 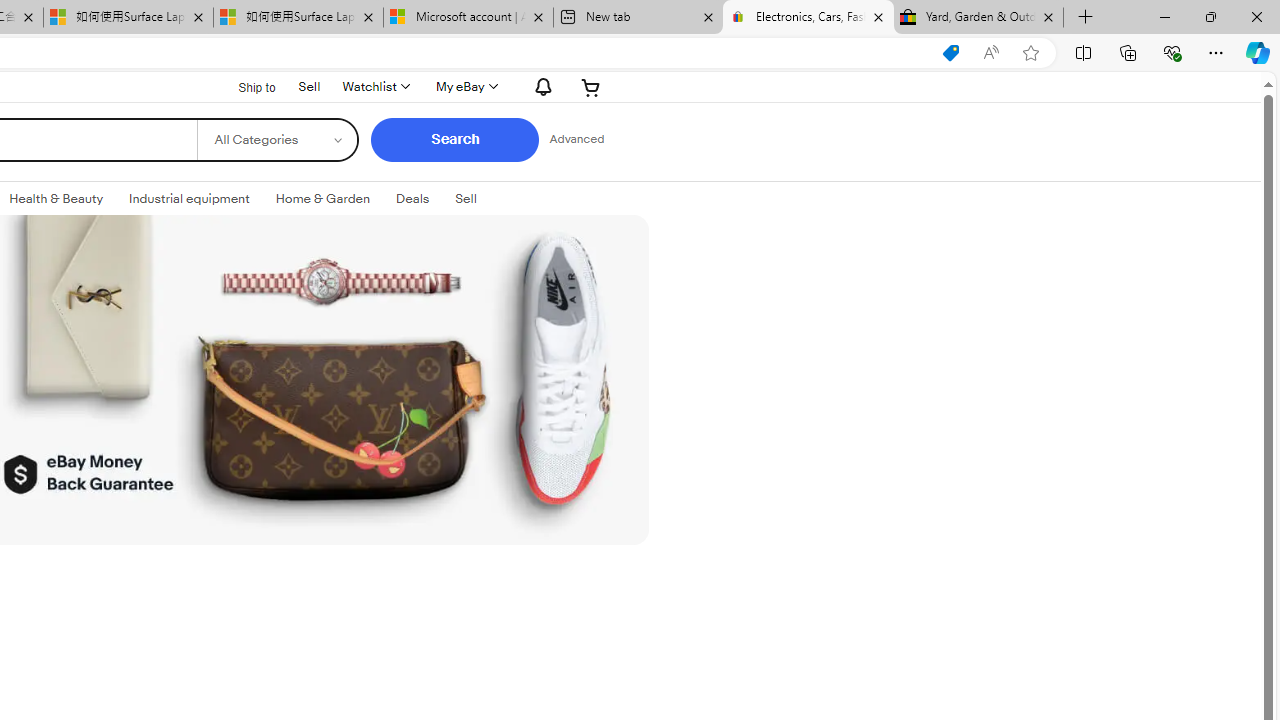 I want to click on 'Deals', so click(x=411, y=199).